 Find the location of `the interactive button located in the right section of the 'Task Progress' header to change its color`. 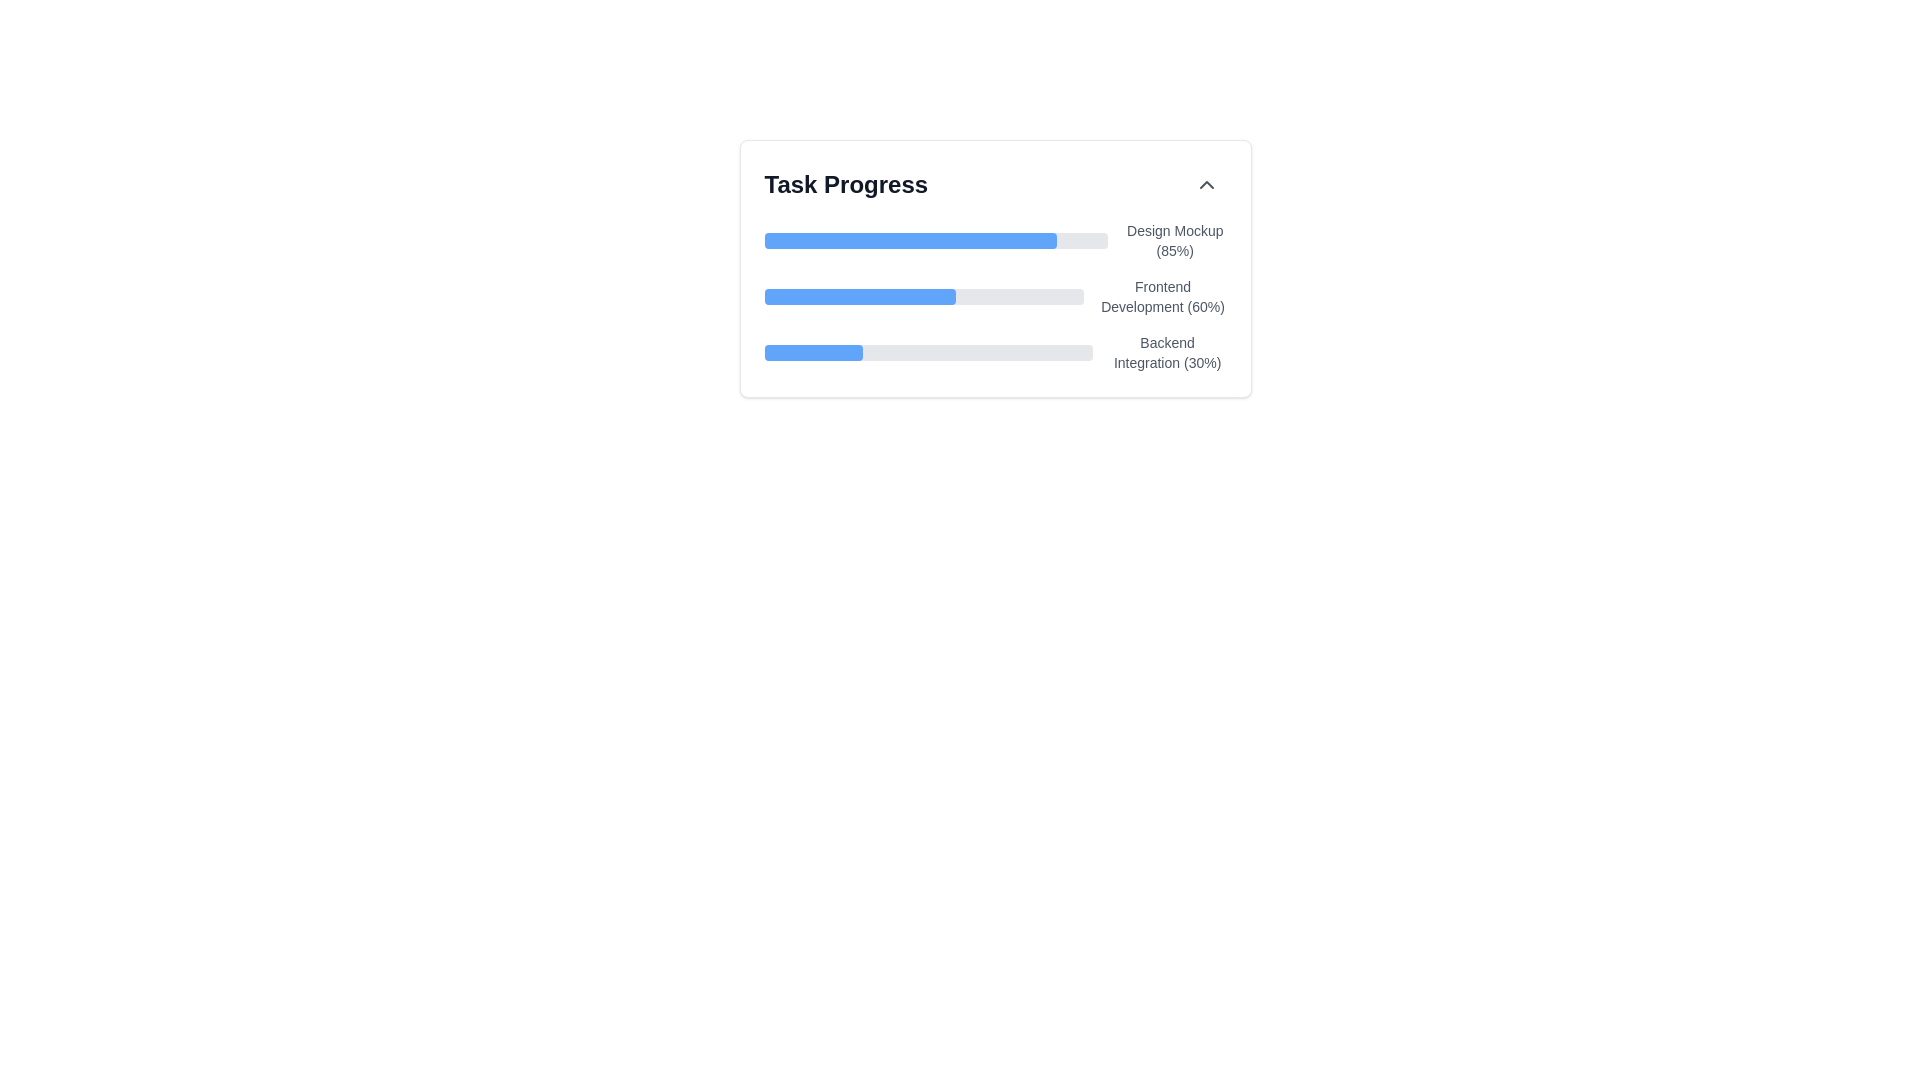

the interactive button located in the right section of the 'Task Progress' header to change its color is located at coordinates (1205, 185).